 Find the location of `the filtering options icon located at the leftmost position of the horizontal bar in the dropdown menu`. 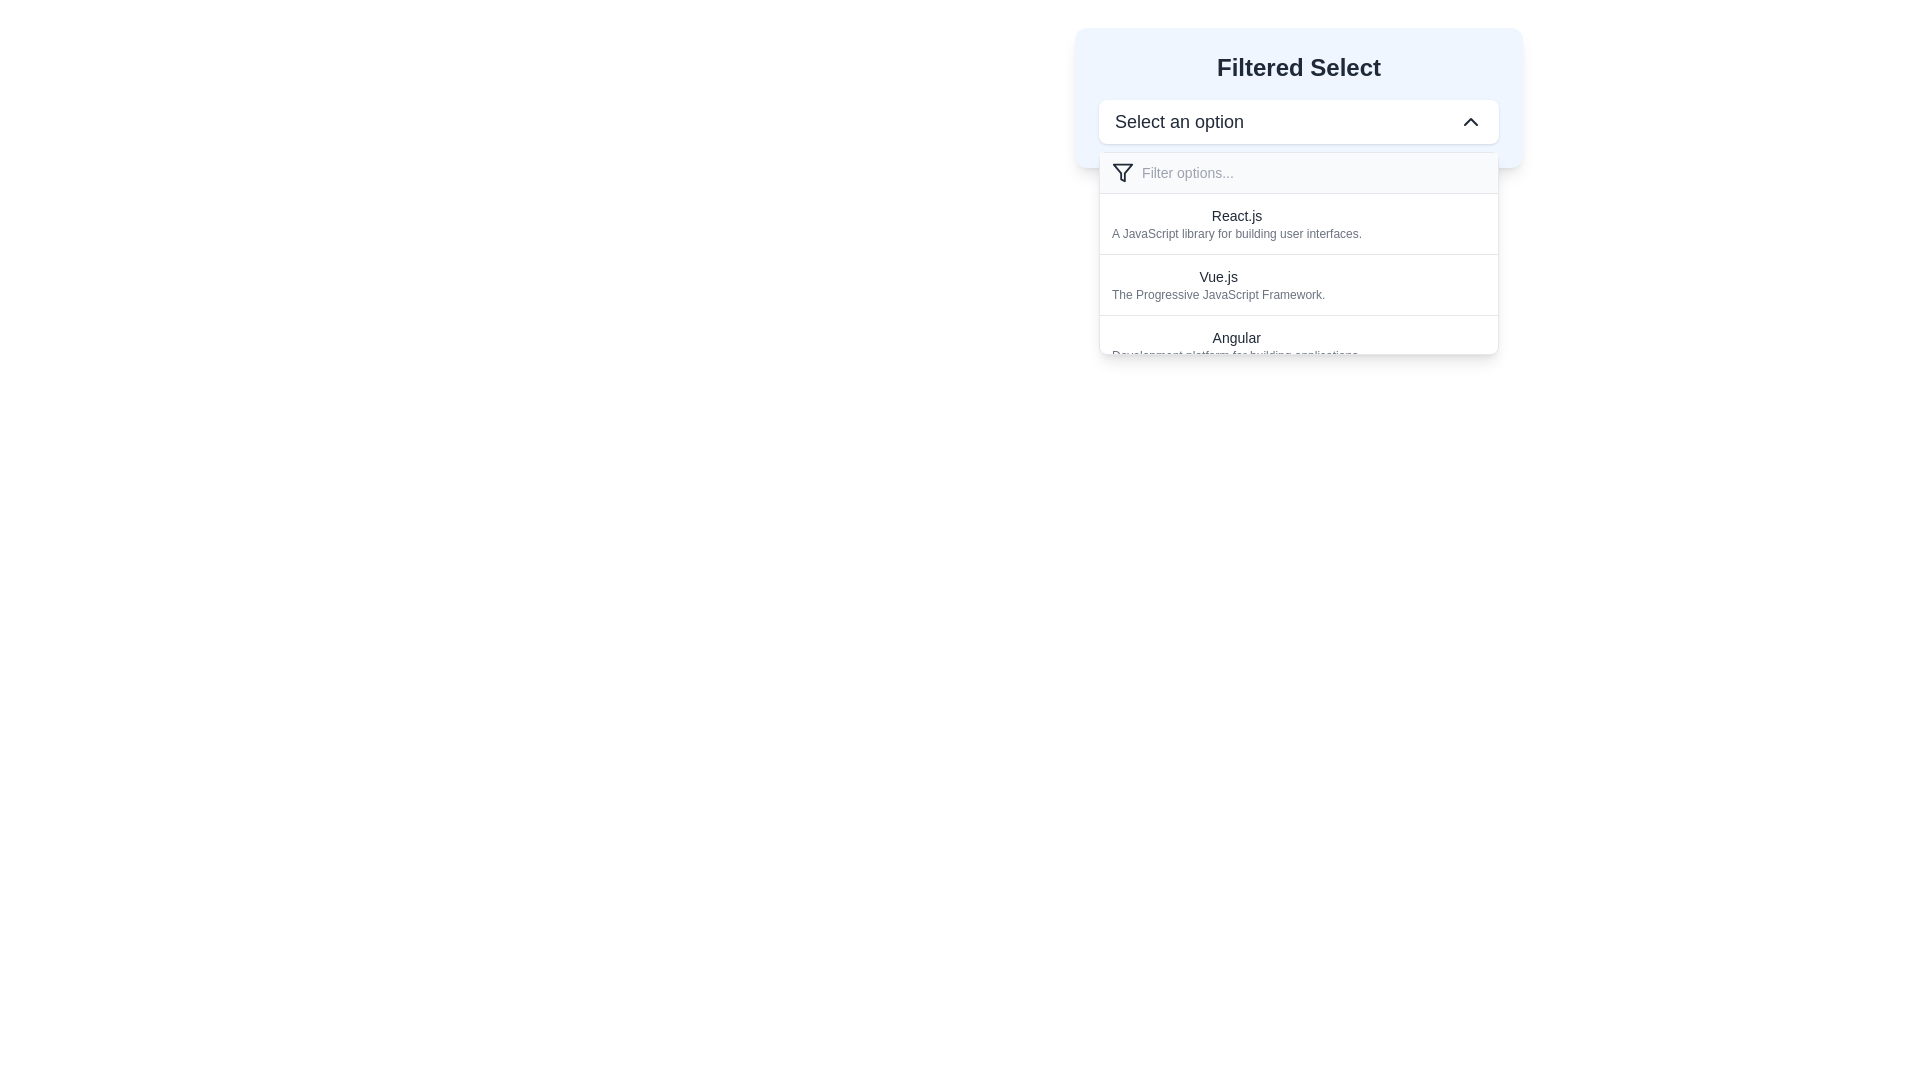

the filtering options icon located at the leftmost position of the horizontal bar in the dropdown menu is located at coordinates (1123, 172).